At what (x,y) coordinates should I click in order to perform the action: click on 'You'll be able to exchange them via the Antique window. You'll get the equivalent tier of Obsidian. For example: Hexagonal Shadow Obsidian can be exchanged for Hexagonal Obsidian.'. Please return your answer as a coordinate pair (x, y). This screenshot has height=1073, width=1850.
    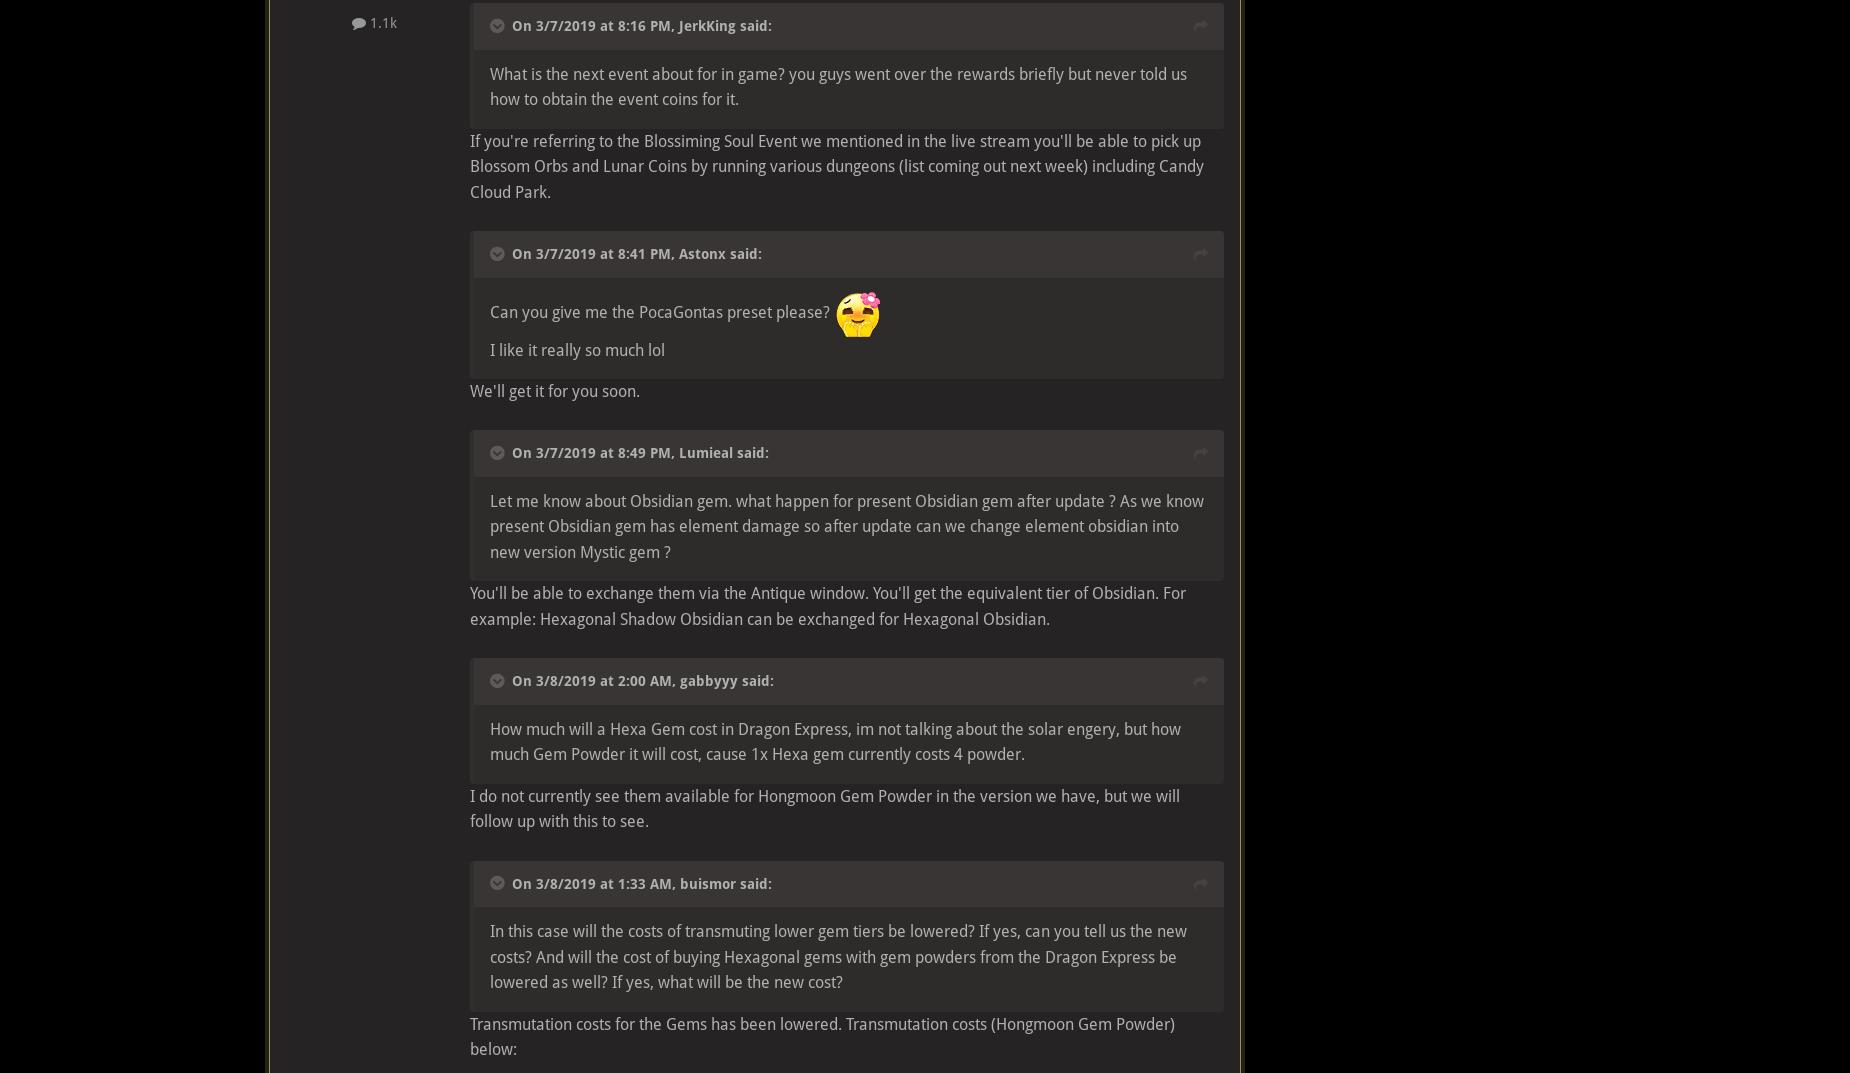
    Looking at the image, I should click on (828, 605).